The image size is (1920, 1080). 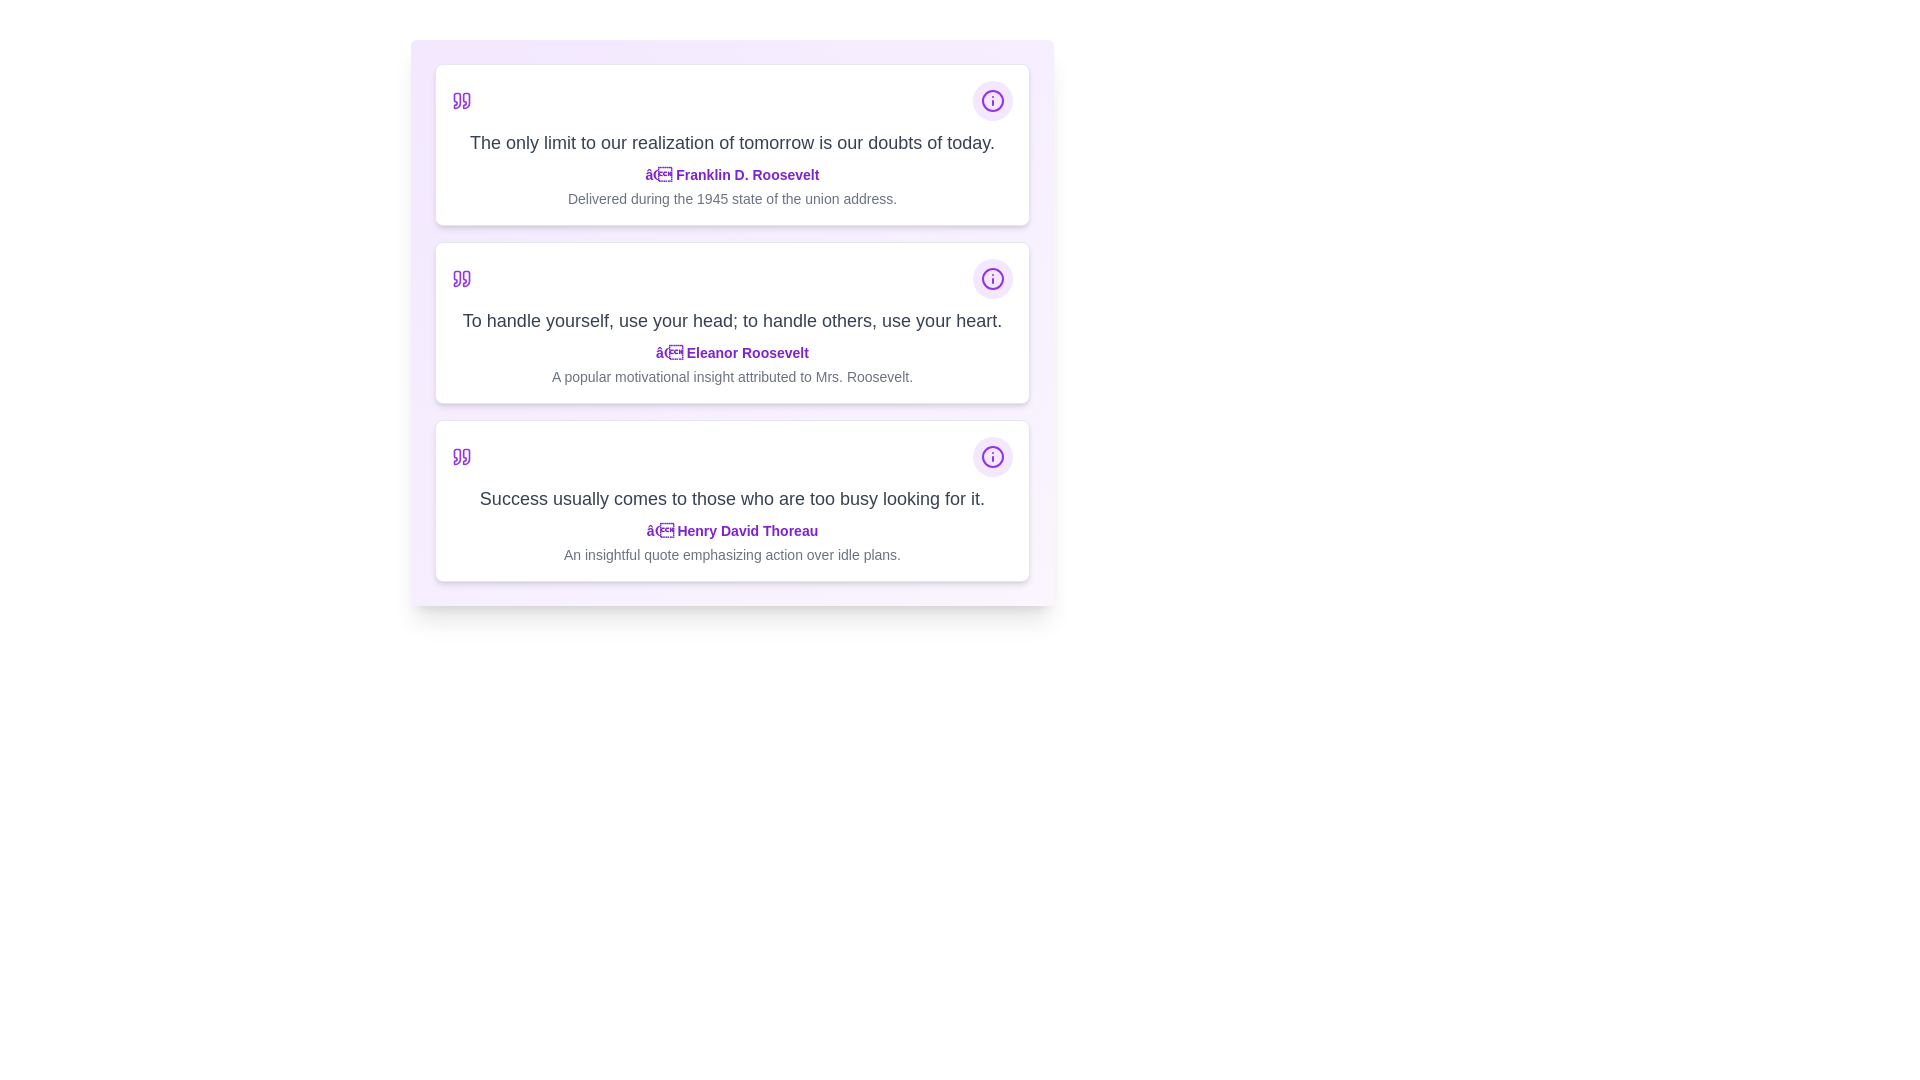 I want to click on text quote displayed in the text block, which is centrally aligned within the first bordered card and presented in dark gray font, so click(x=731, y=141).